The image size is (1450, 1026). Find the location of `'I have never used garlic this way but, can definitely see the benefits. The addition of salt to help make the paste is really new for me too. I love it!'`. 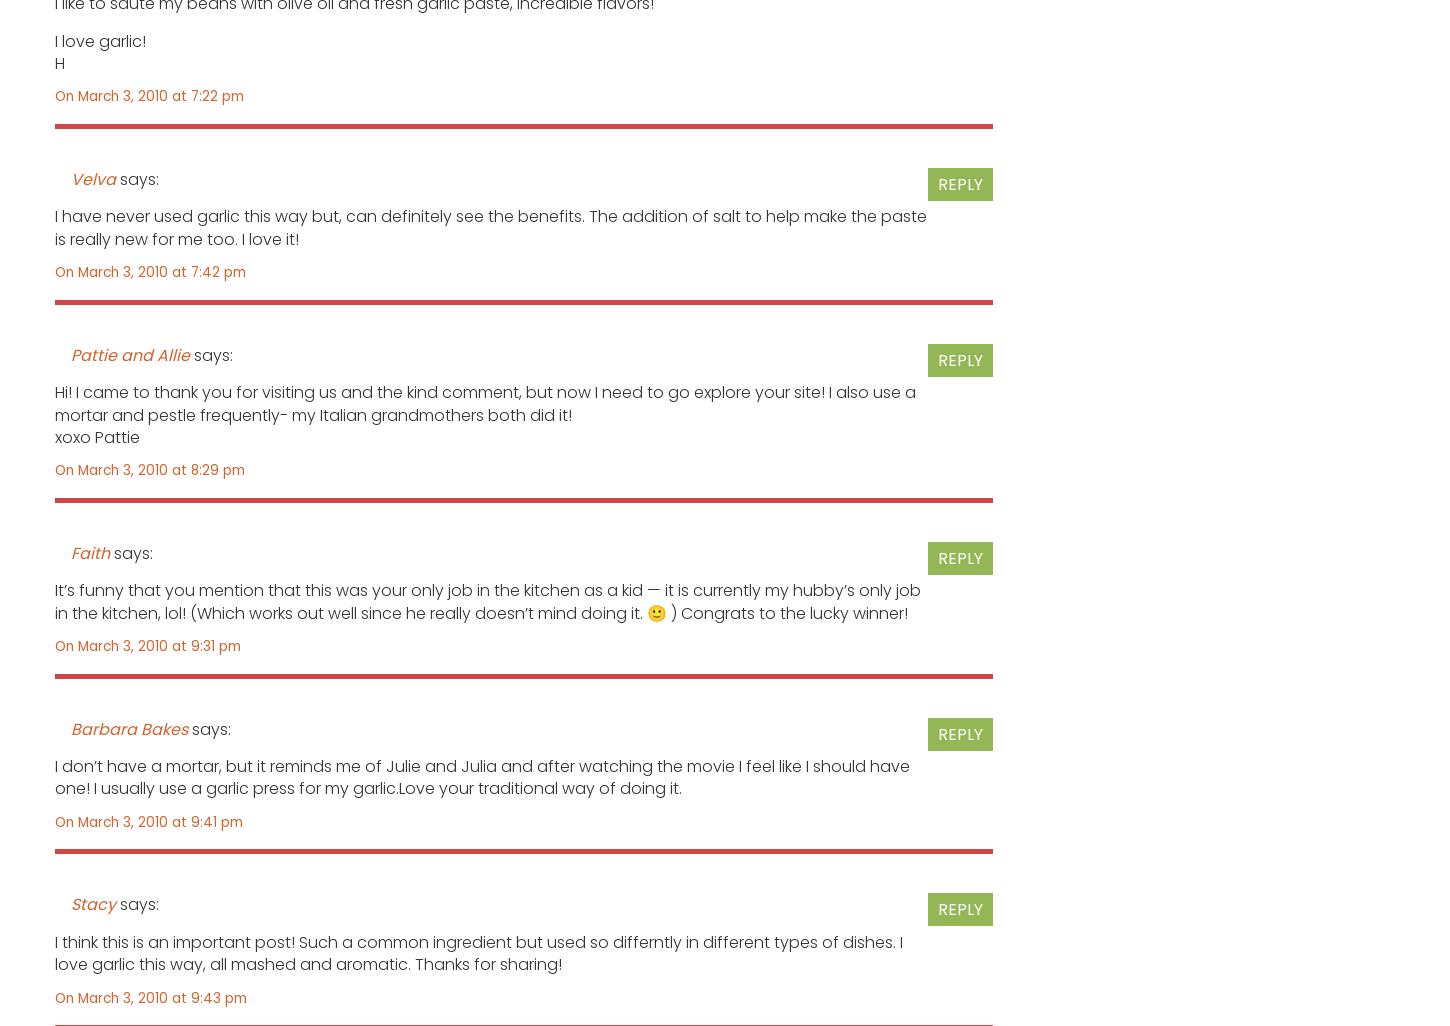

'I have never used garlic this way but, can definitely see the benefits. The addition of salt to help make the paste is really new for me too. I love it!' is located at coordinates (54, 227).